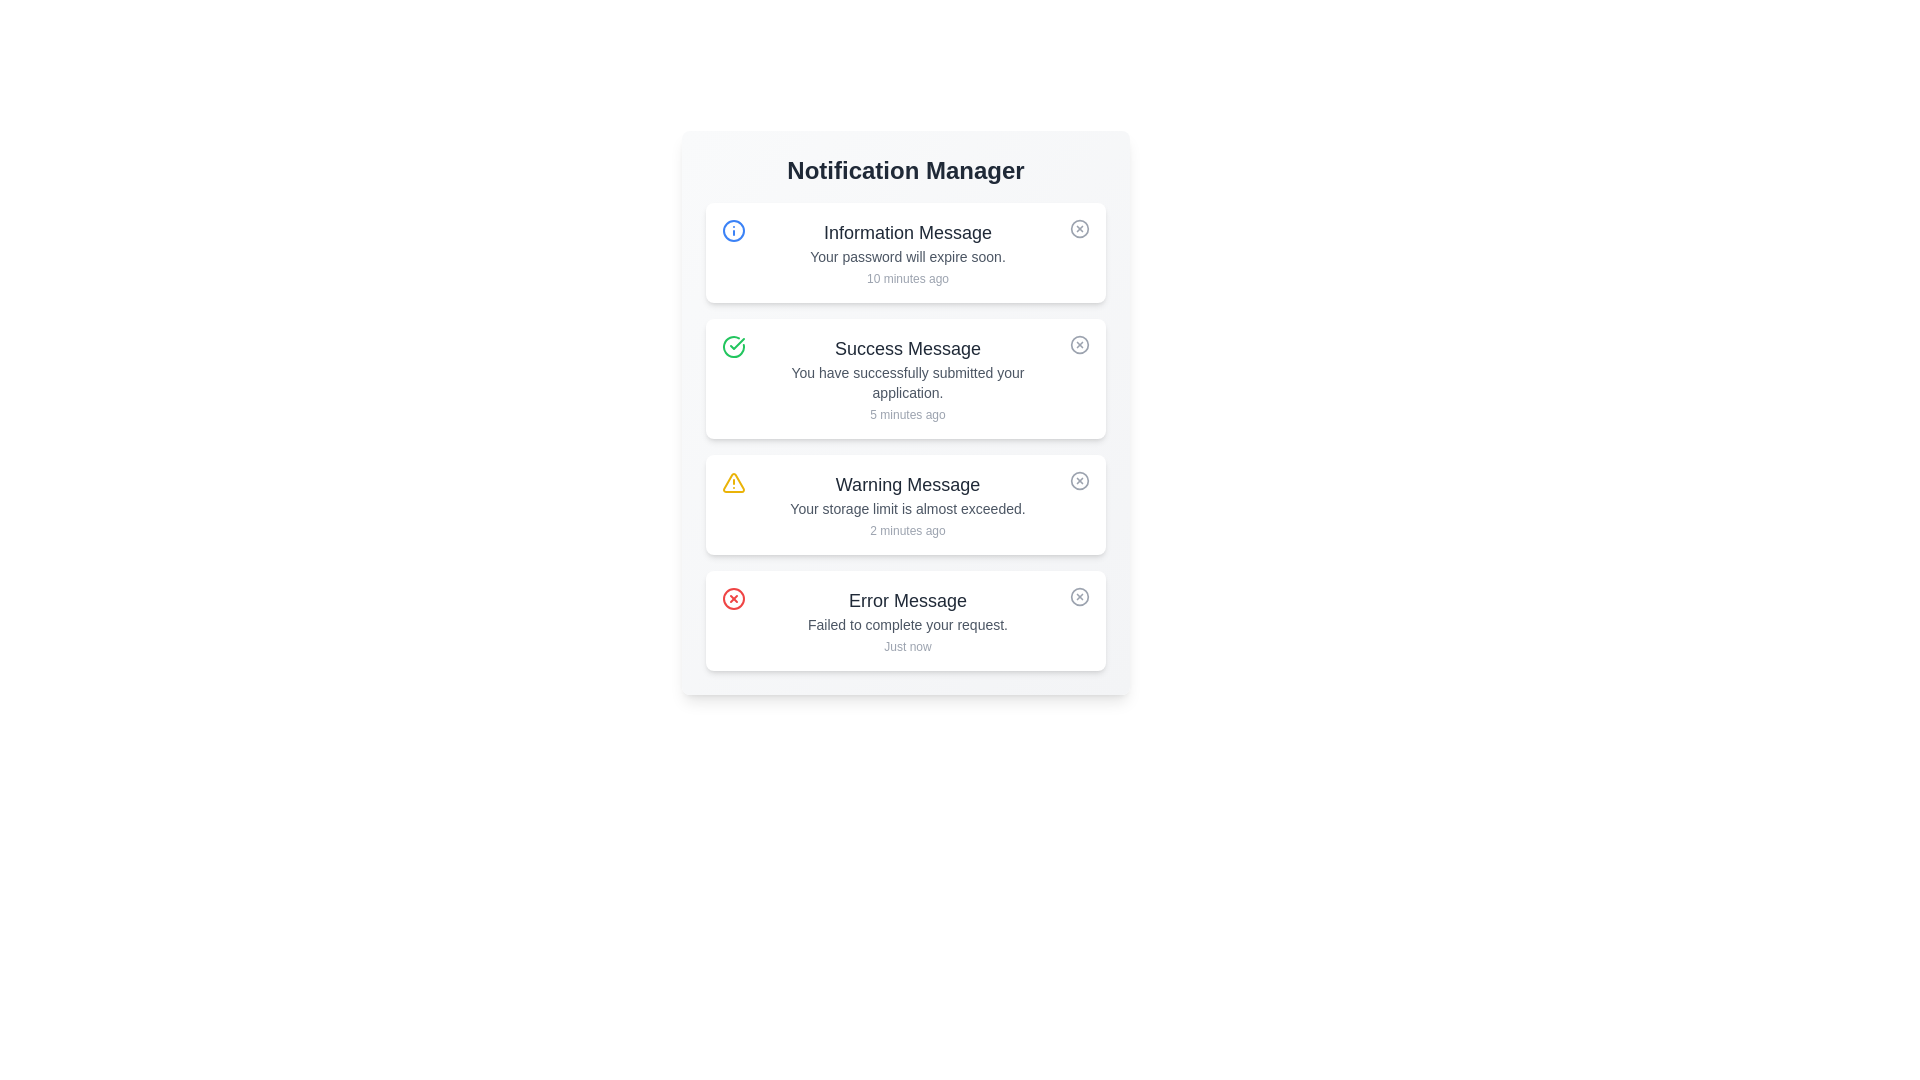  Describe the element at coordinates (906, 382) in the screenshot. I see `information from the text label that provides feedback about the successful submission of the application, located in the second notification card under 'Success Message.'` at that location.